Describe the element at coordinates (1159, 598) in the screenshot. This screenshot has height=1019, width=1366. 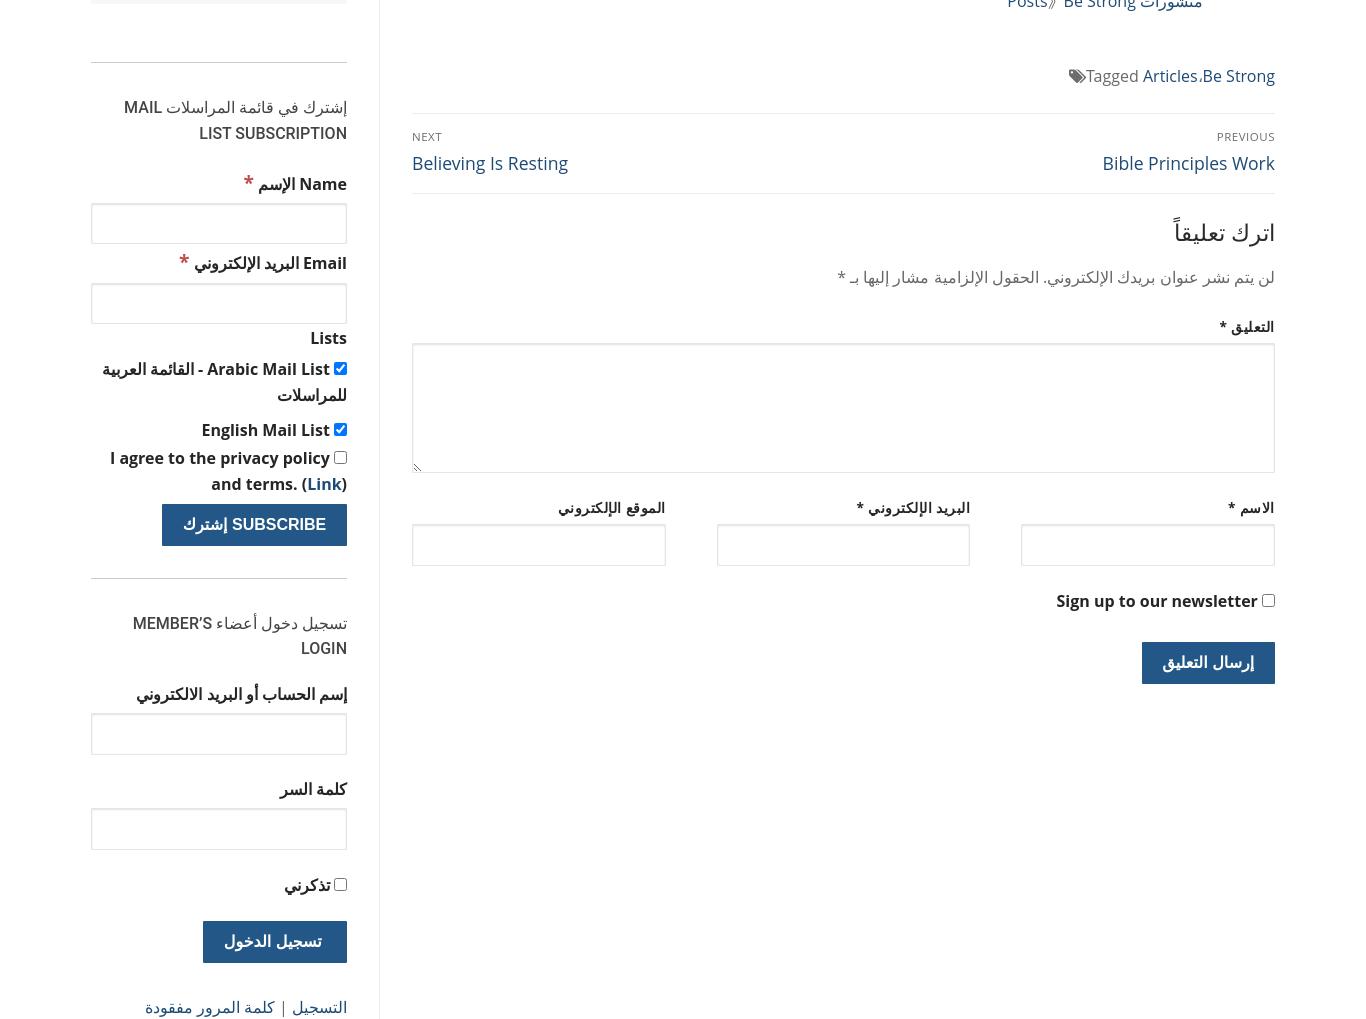
I see `'Sign up to our newsletter'` at that location.